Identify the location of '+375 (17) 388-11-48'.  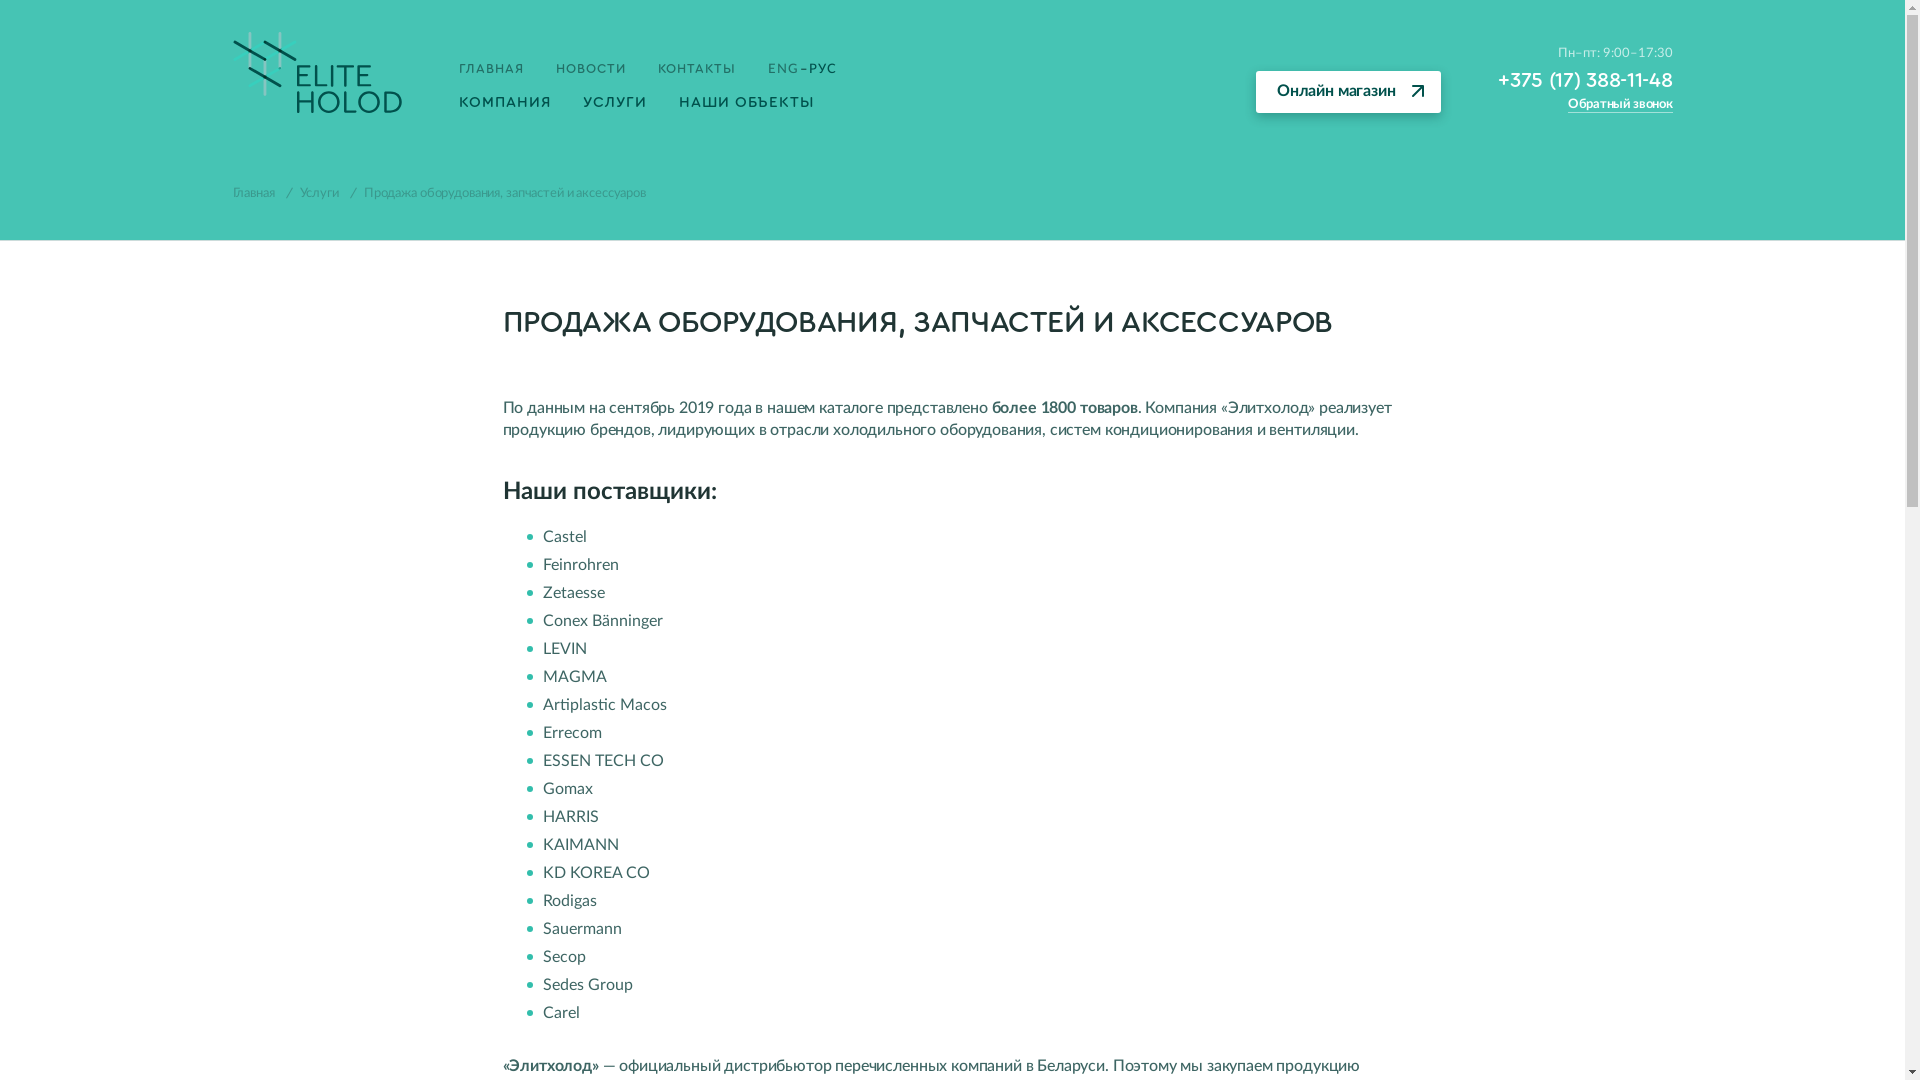
(1497, 79).